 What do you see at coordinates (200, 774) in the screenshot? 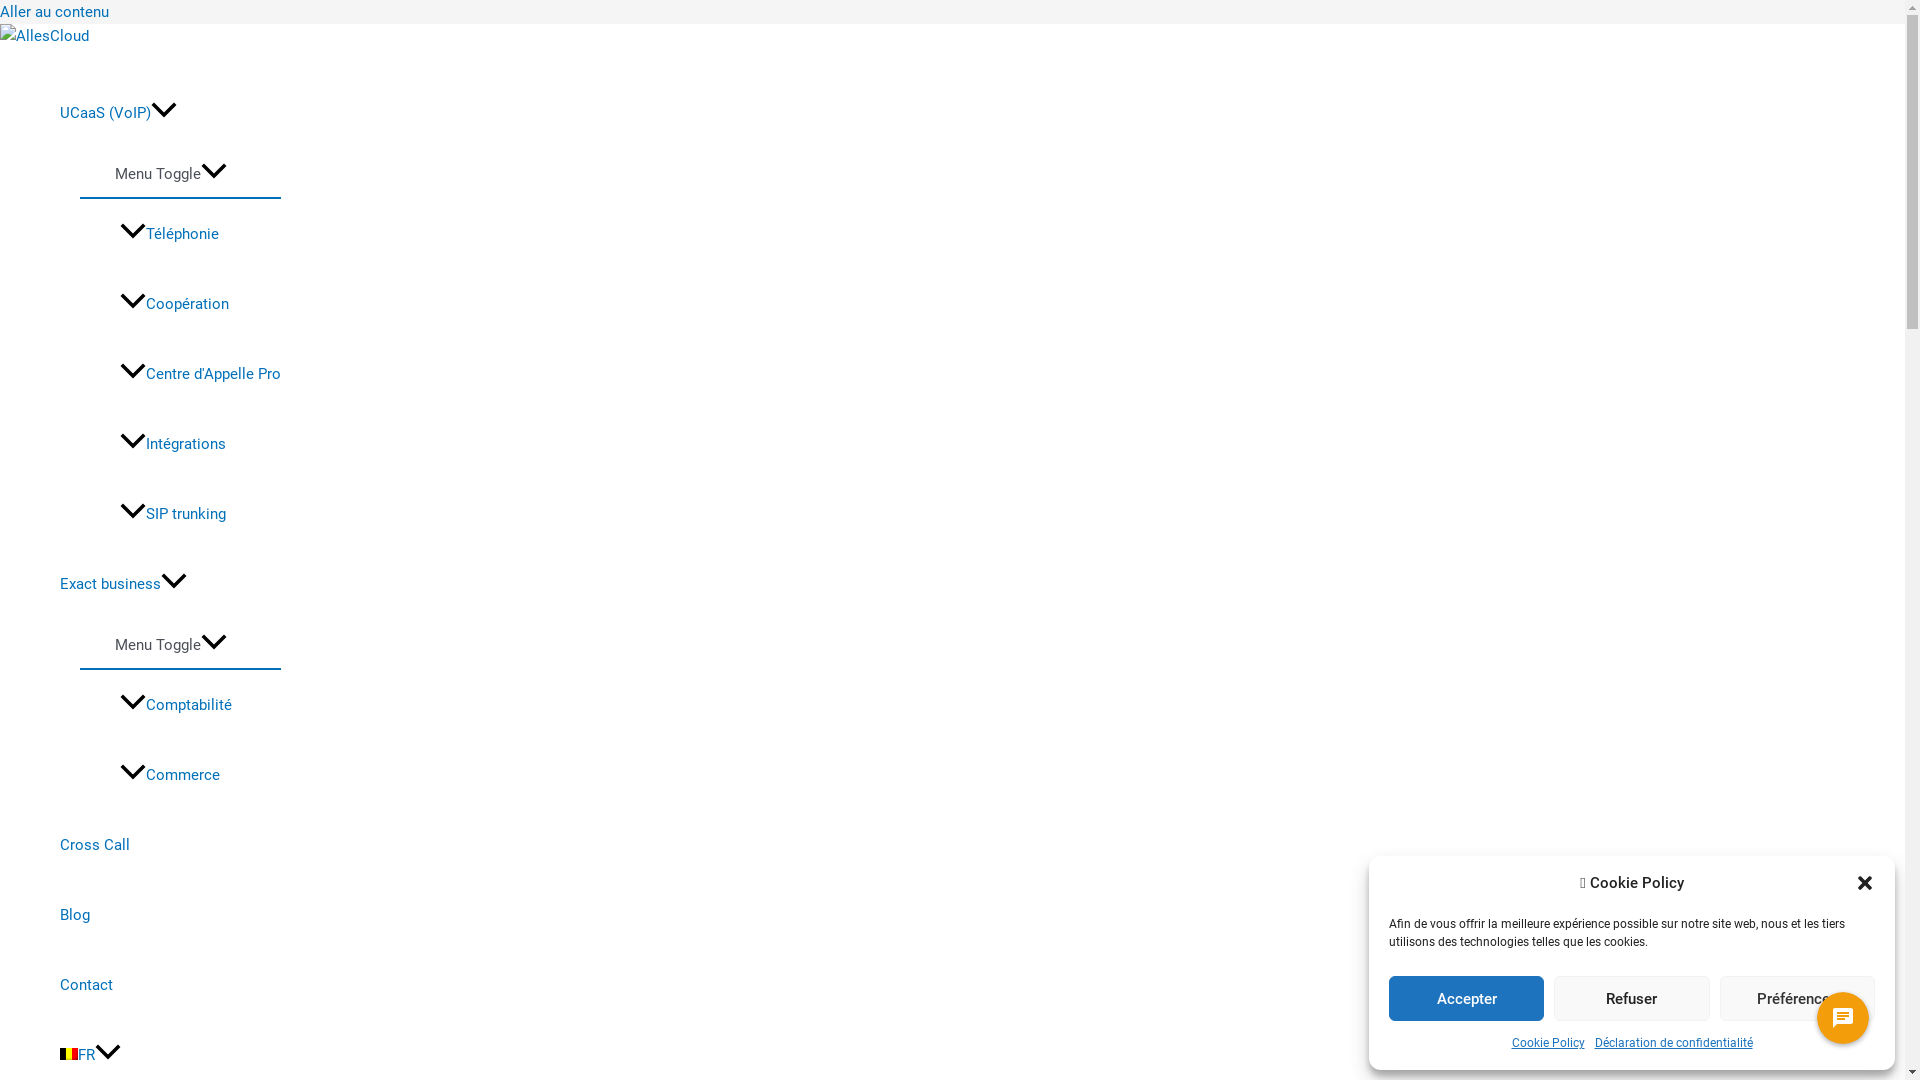
I see `'Commerce'` at bounding box center [200, 774].